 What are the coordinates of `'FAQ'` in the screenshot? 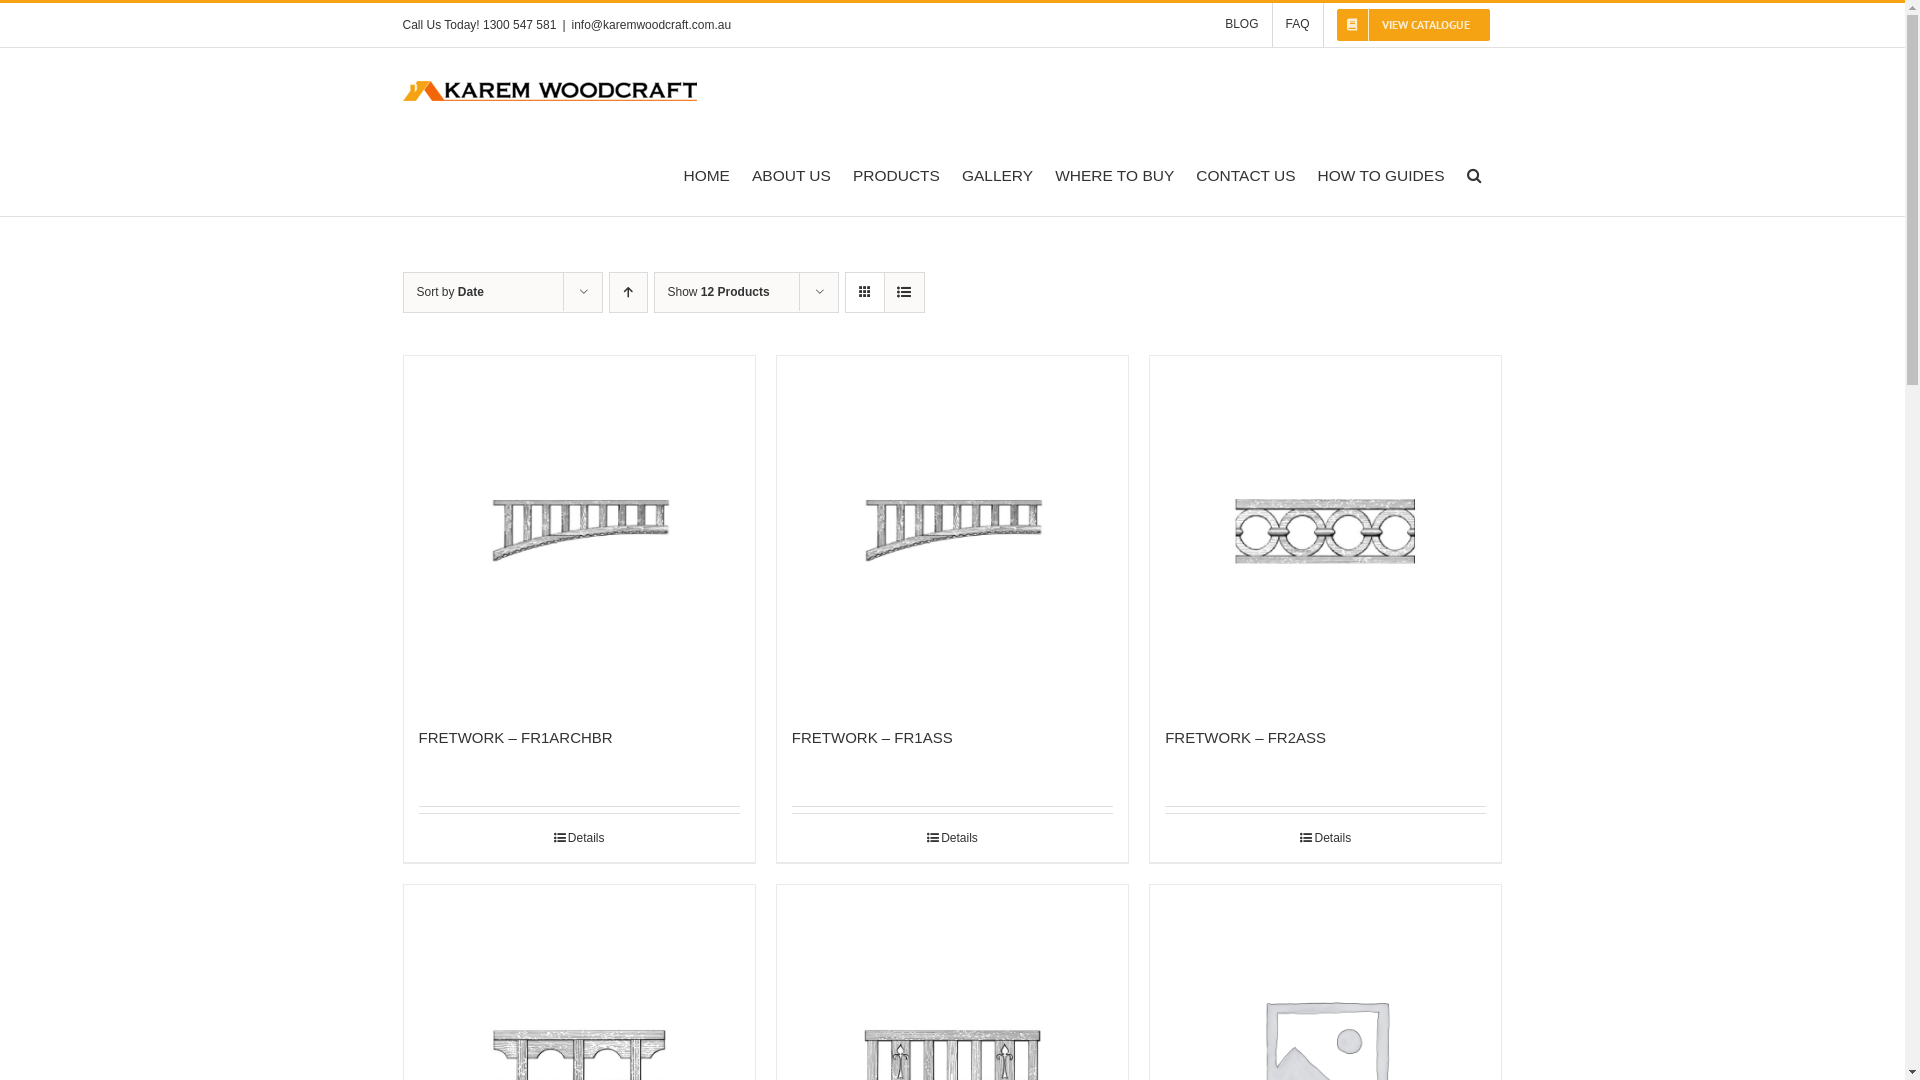 It's located at (1296, 24).